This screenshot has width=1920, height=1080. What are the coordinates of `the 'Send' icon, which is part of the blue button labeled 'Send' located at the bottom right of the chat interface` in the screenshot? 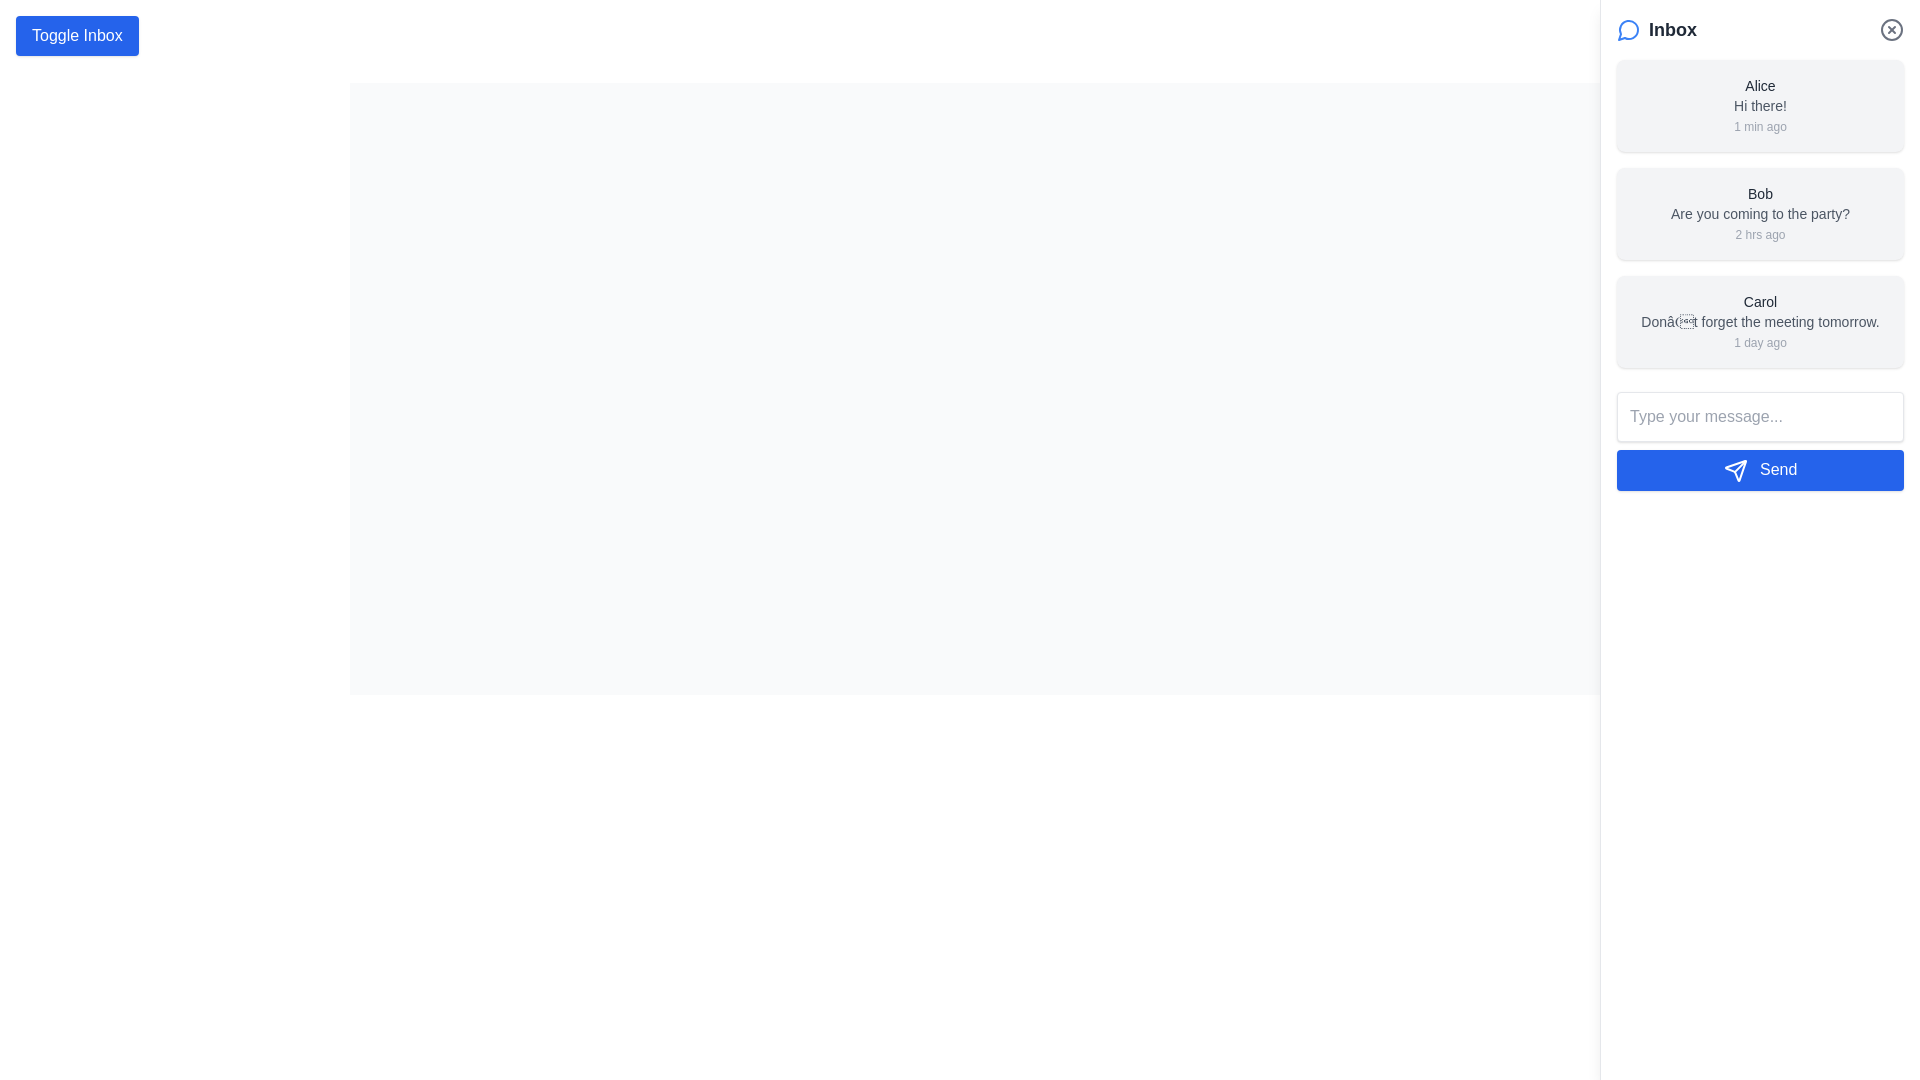 It's located at (1734, 470).